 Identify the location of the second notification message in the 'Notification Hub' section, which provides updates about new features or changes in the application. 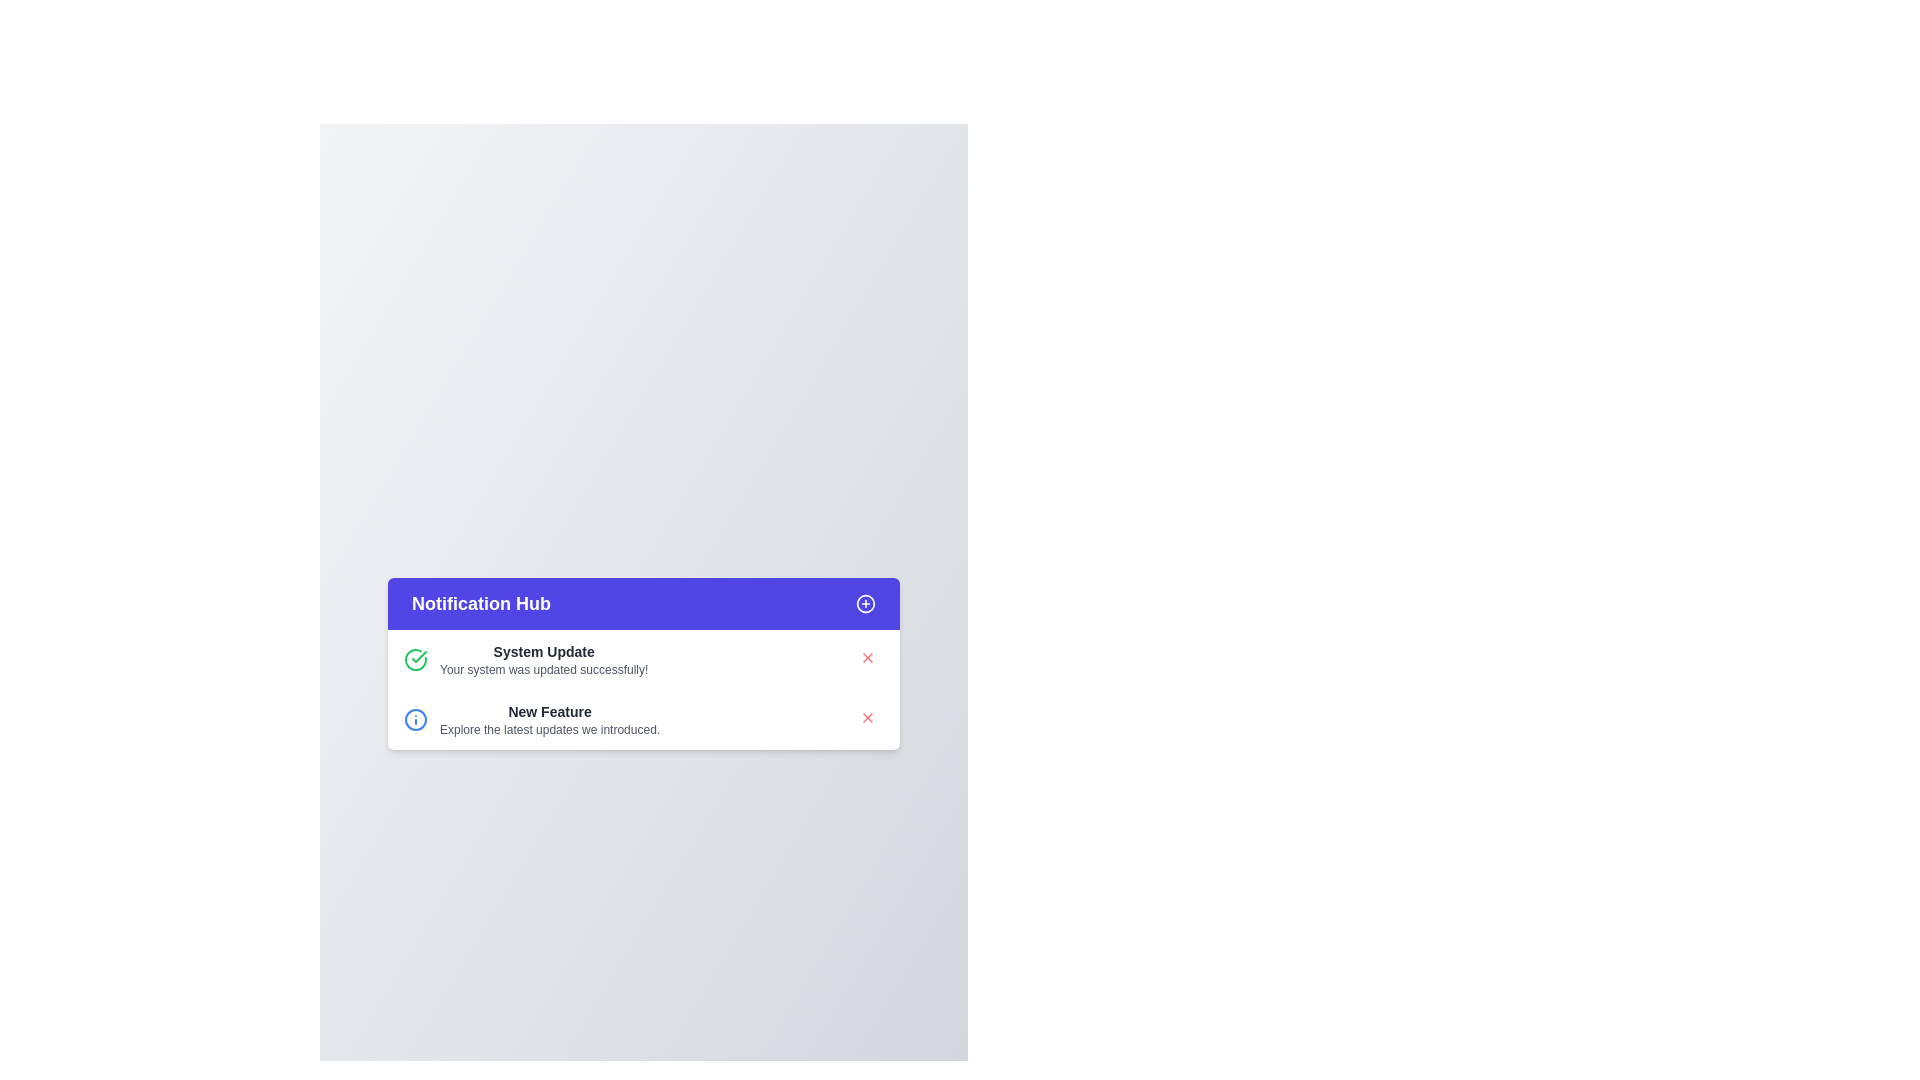
(550, 720).